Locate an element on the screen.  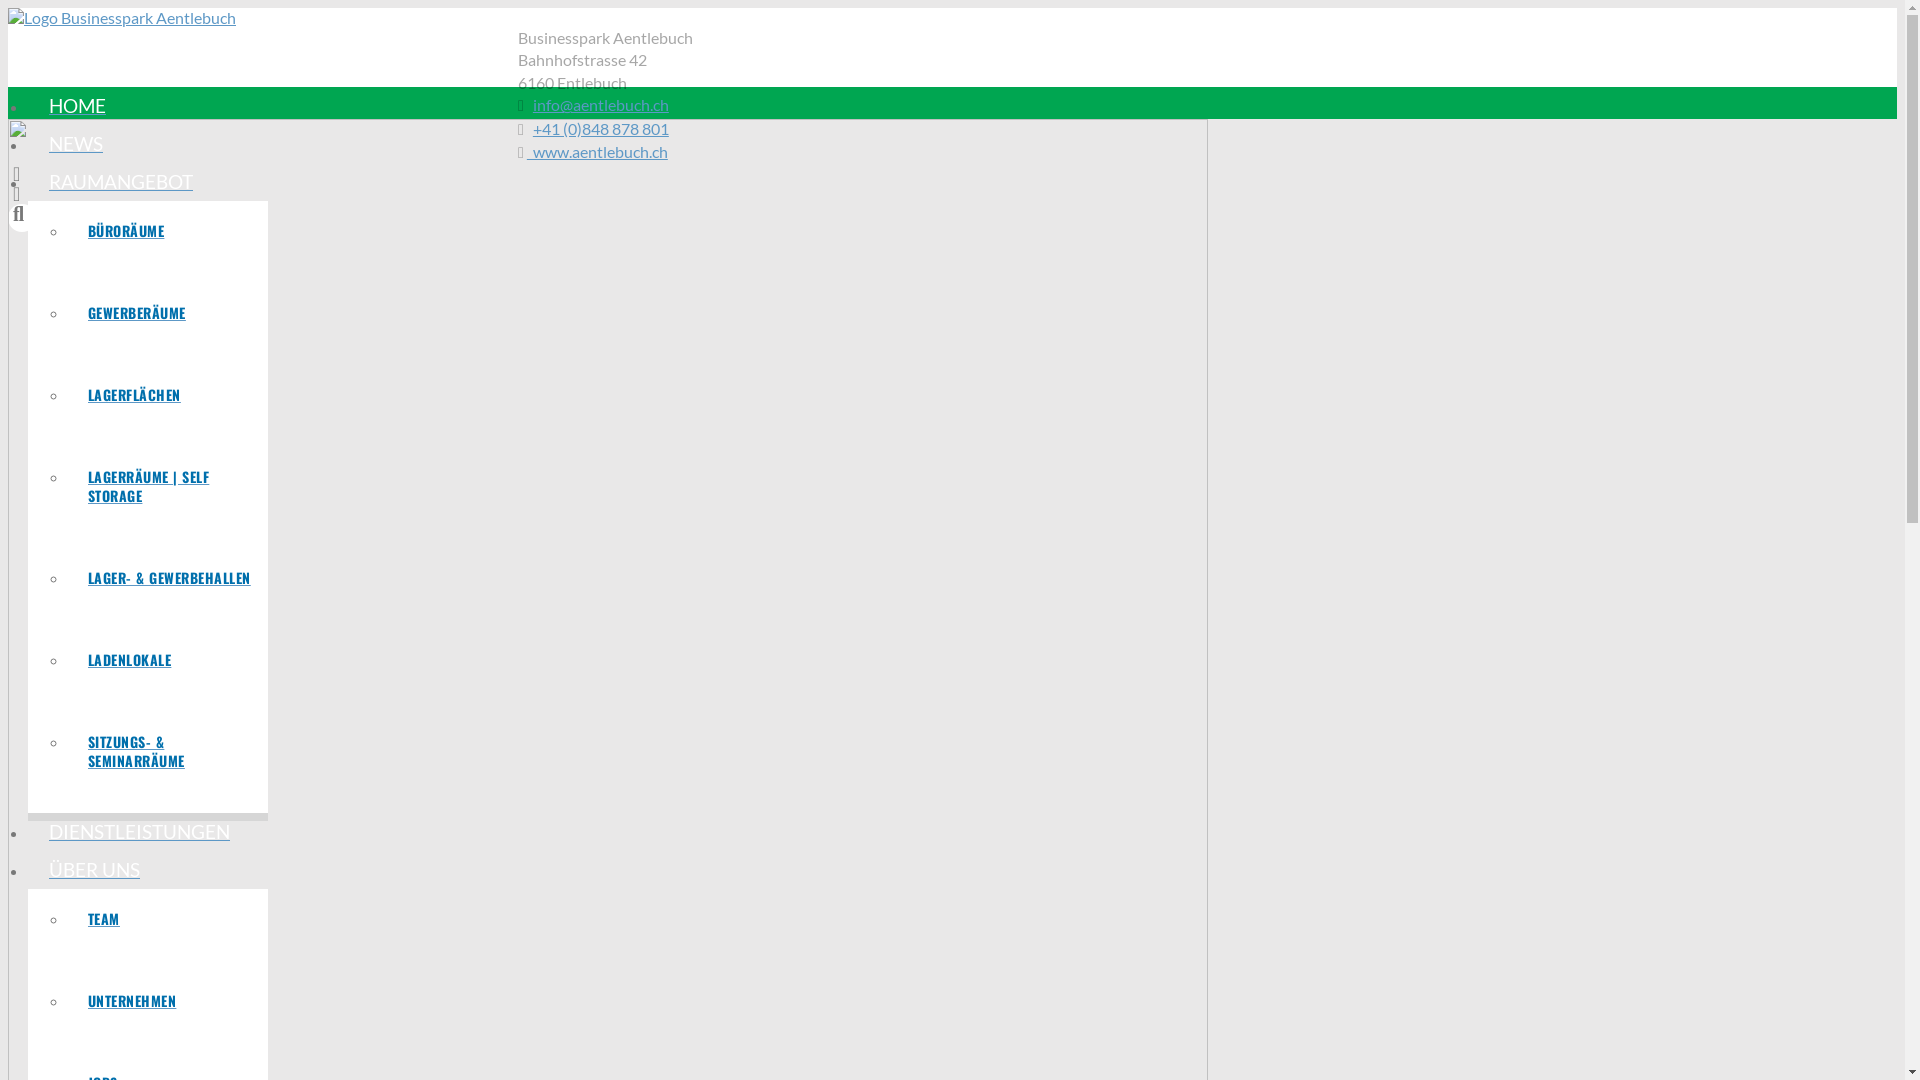
'LADENLOKALE' is located at coordinates (168, 671).